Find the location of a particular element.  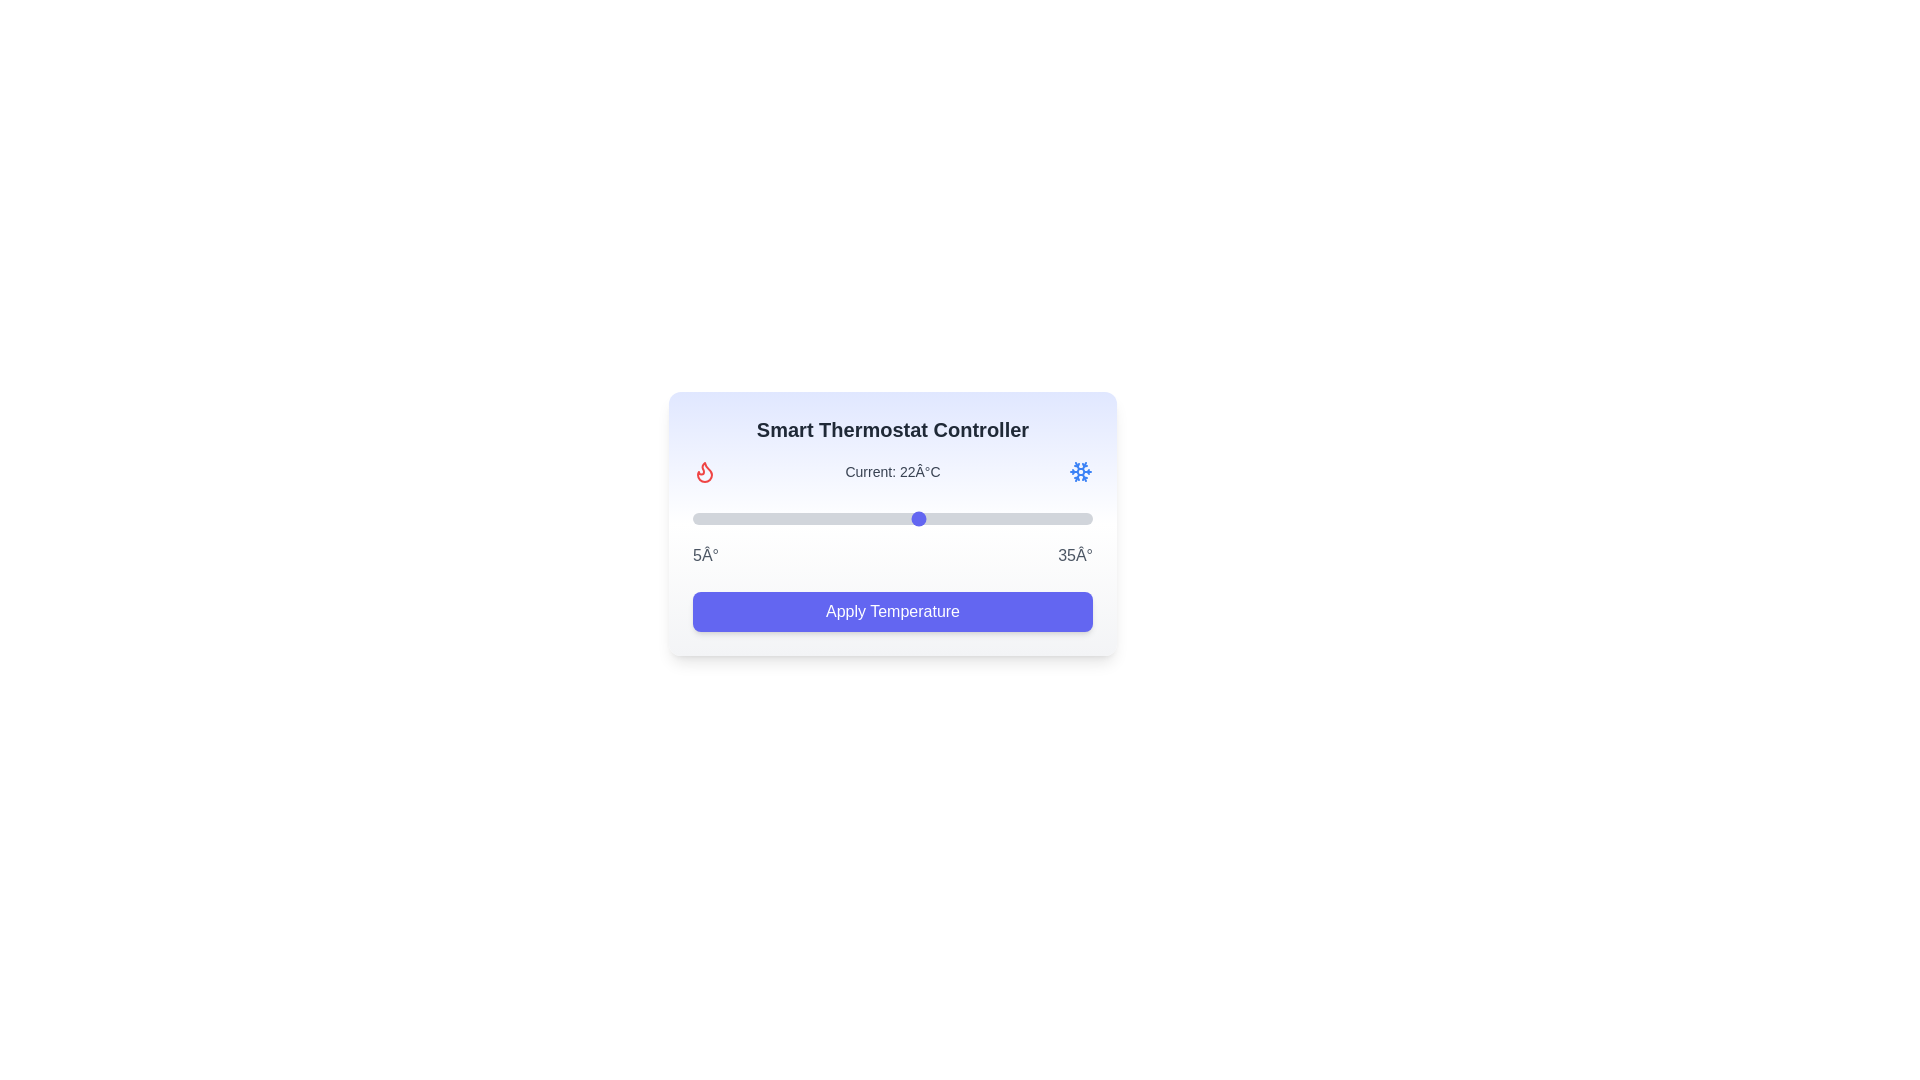

the snowflake icon to interact with it is located at coordinates (1079, 471).